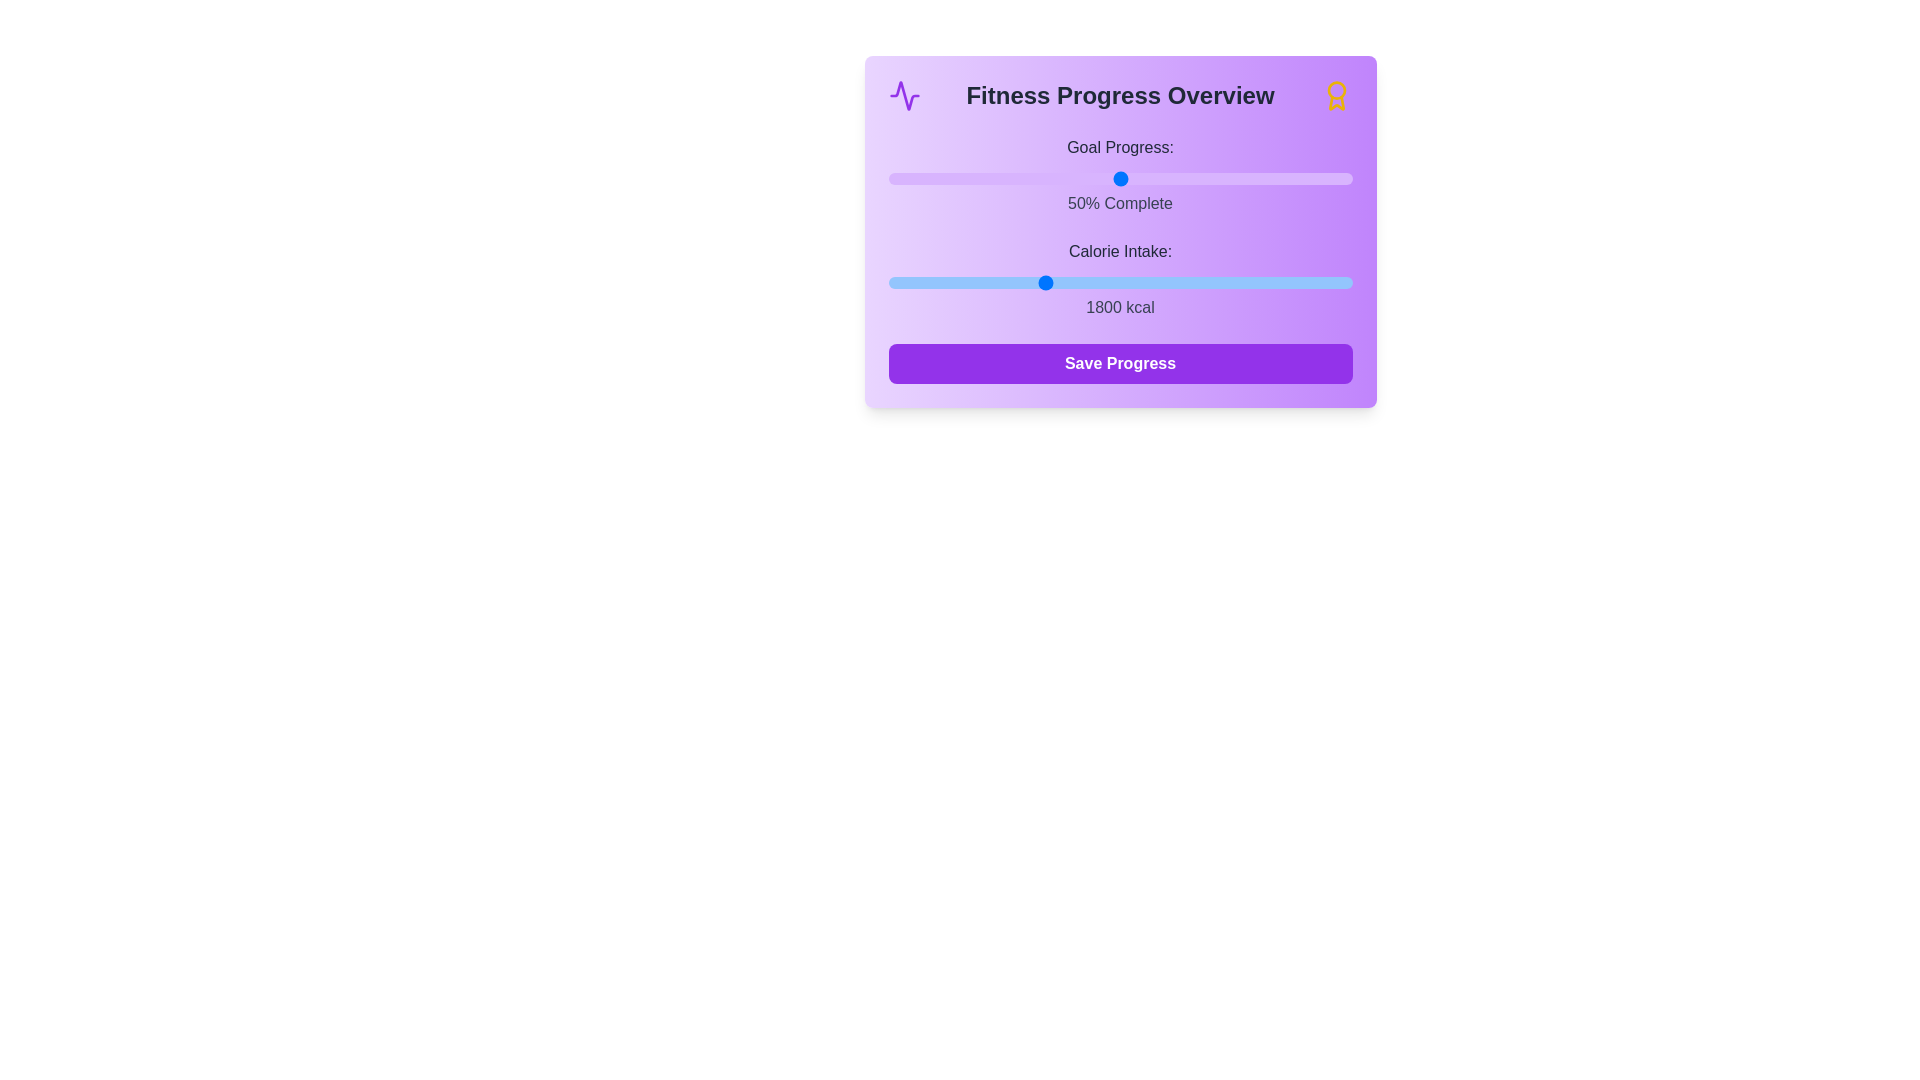  What do you see at coordinates (1336, 90) in the screenshot?
I see `the circular decorative element of the award icon located in the upper-right corner of the interface` at bounding box center [1336, 90].